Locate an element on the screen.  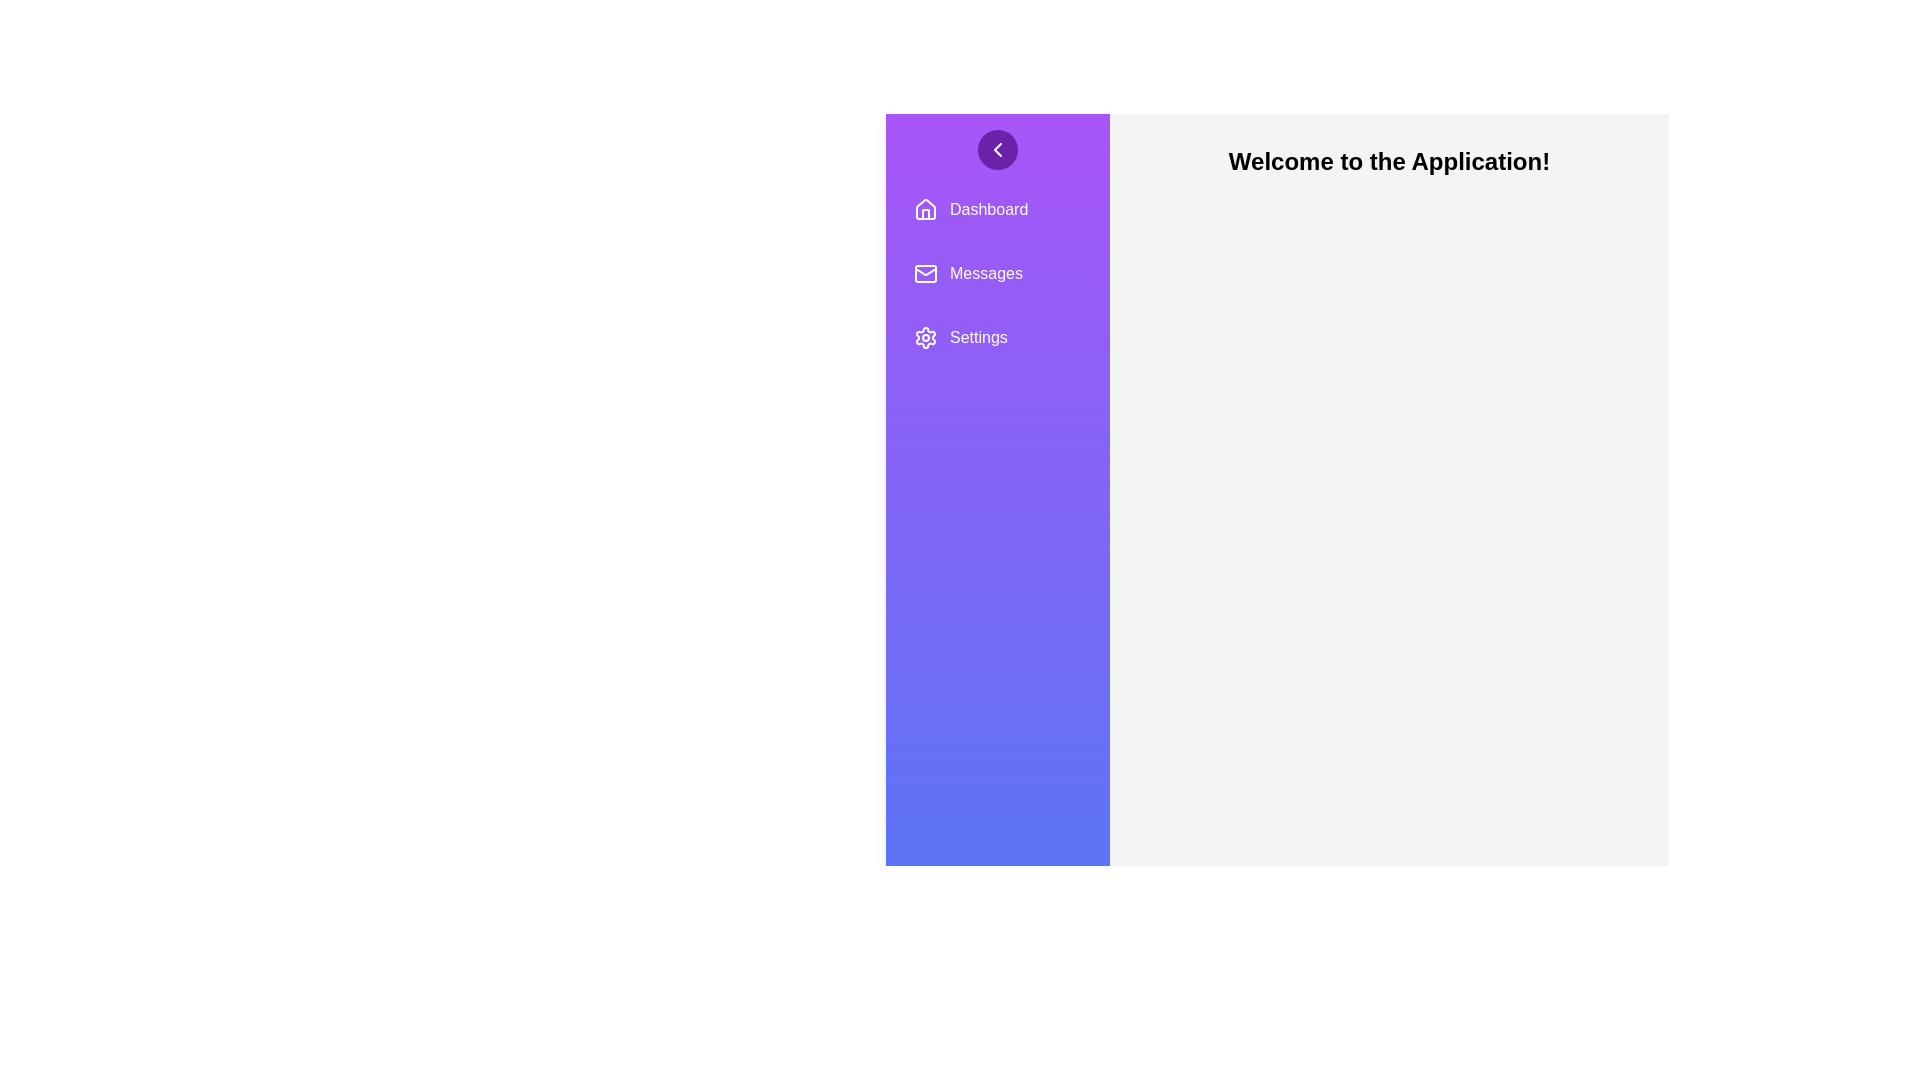
the upper rectangle component of the envelope icon indicating the 'Messages' section in the vertical navigation bar is located at coordinates (925, 273).